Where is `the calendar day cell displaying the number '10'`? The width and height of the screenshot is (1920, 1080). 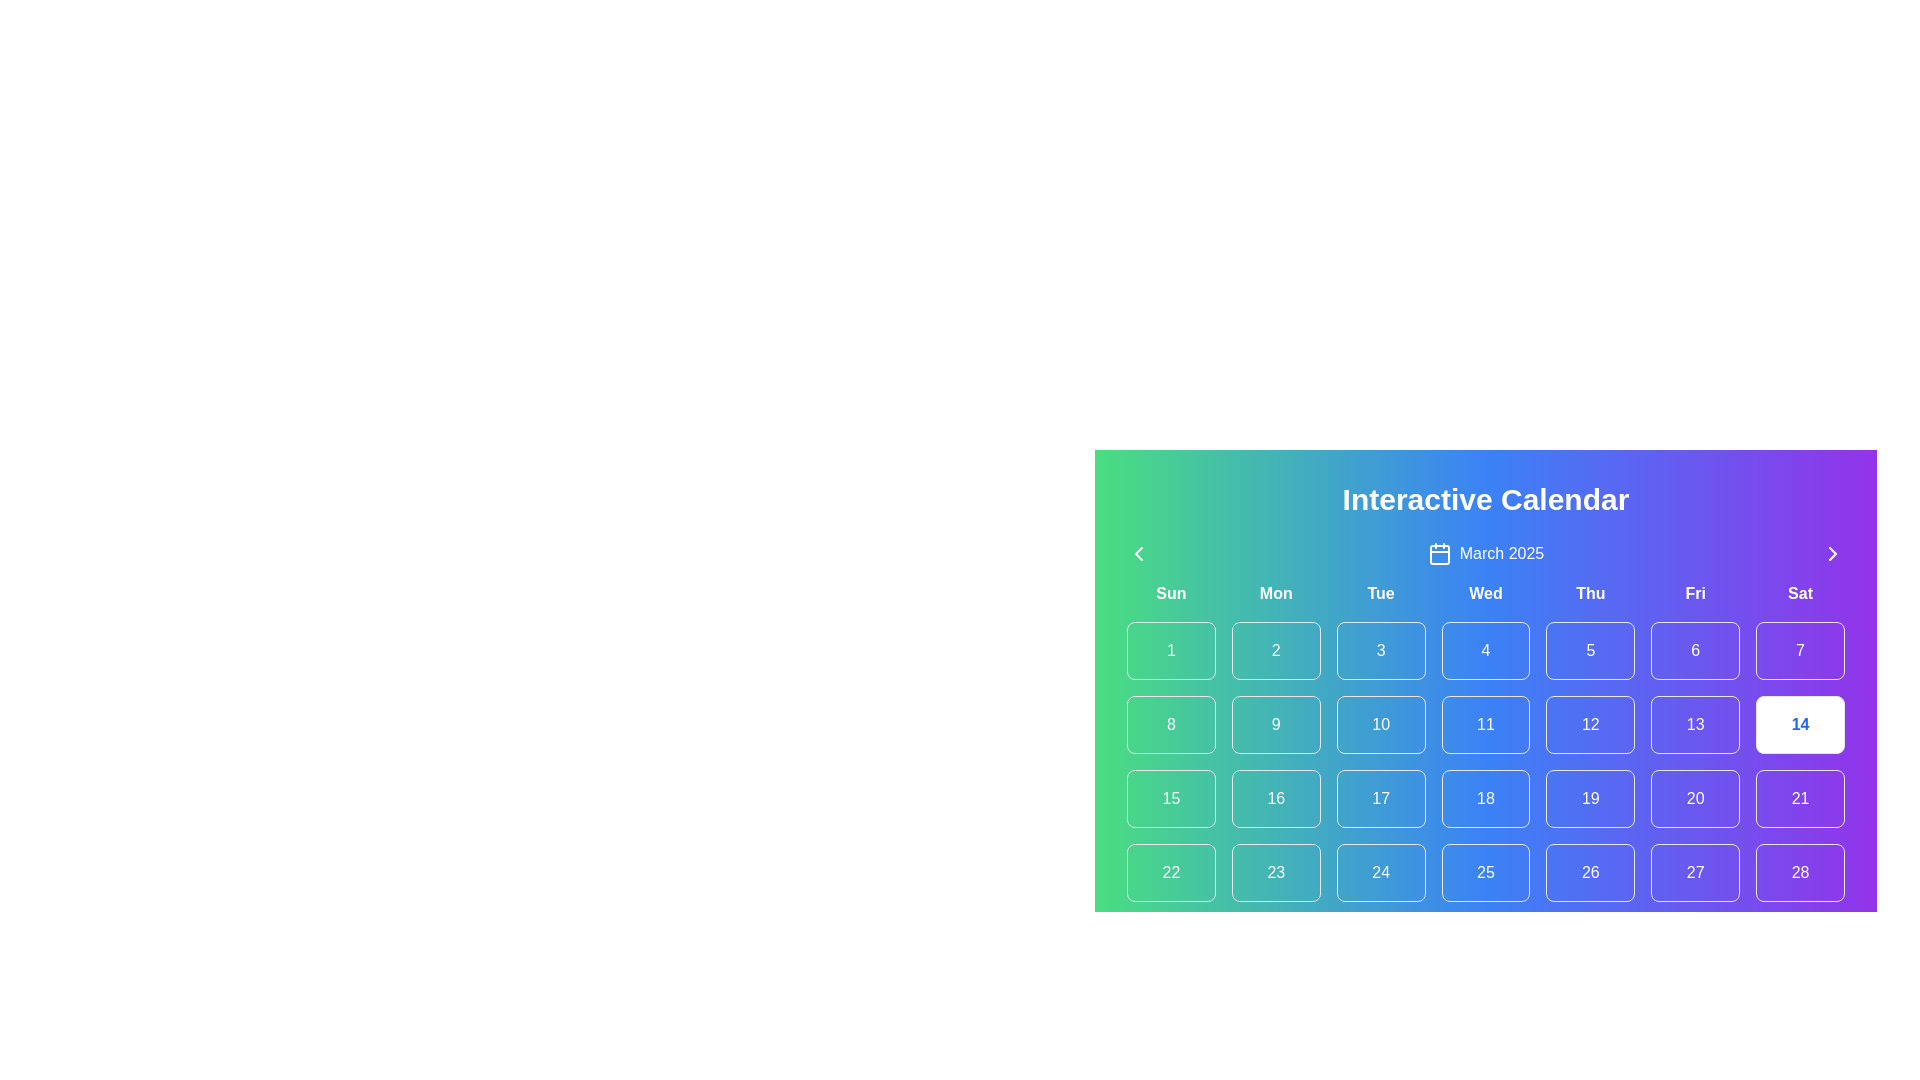
the calendar day cell displaying the number '10' is located at coordinates (1380, 725).